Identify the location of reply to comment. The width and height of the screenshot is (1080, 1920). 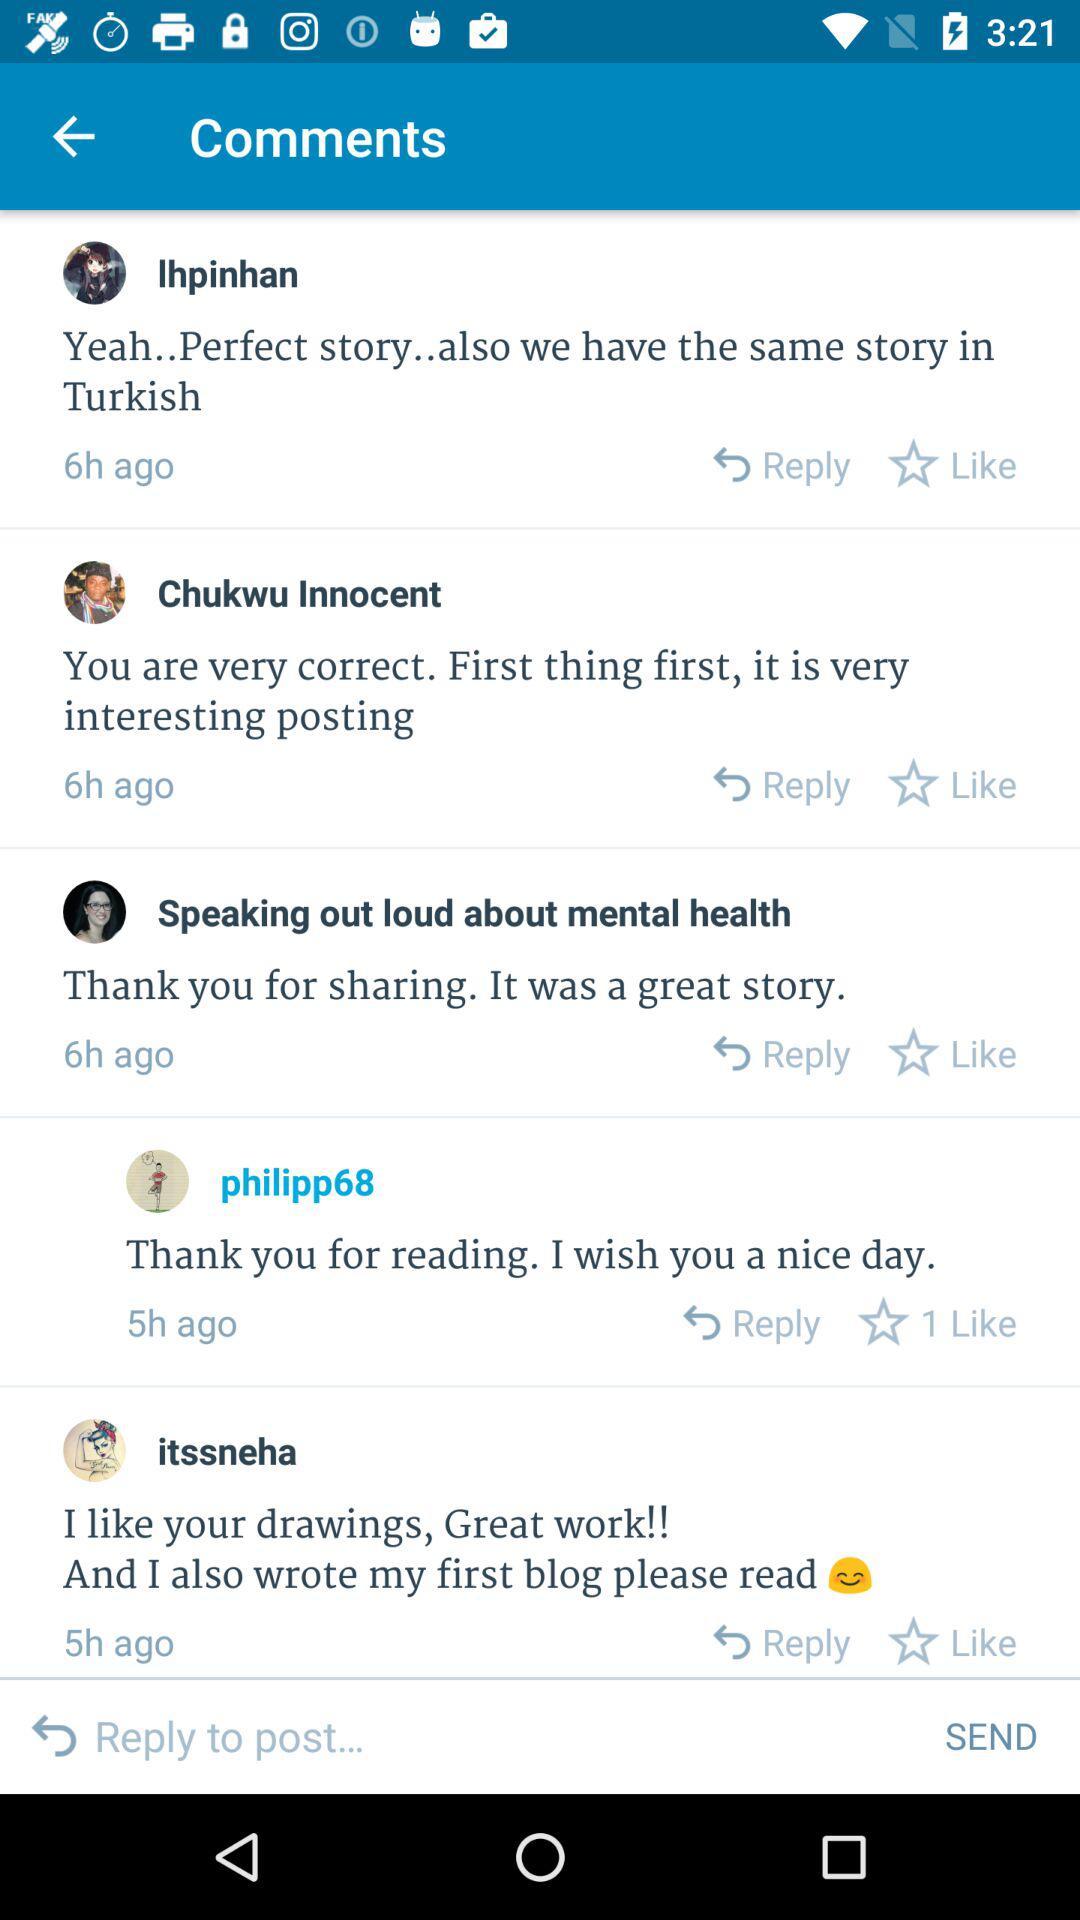
(730, 1051).